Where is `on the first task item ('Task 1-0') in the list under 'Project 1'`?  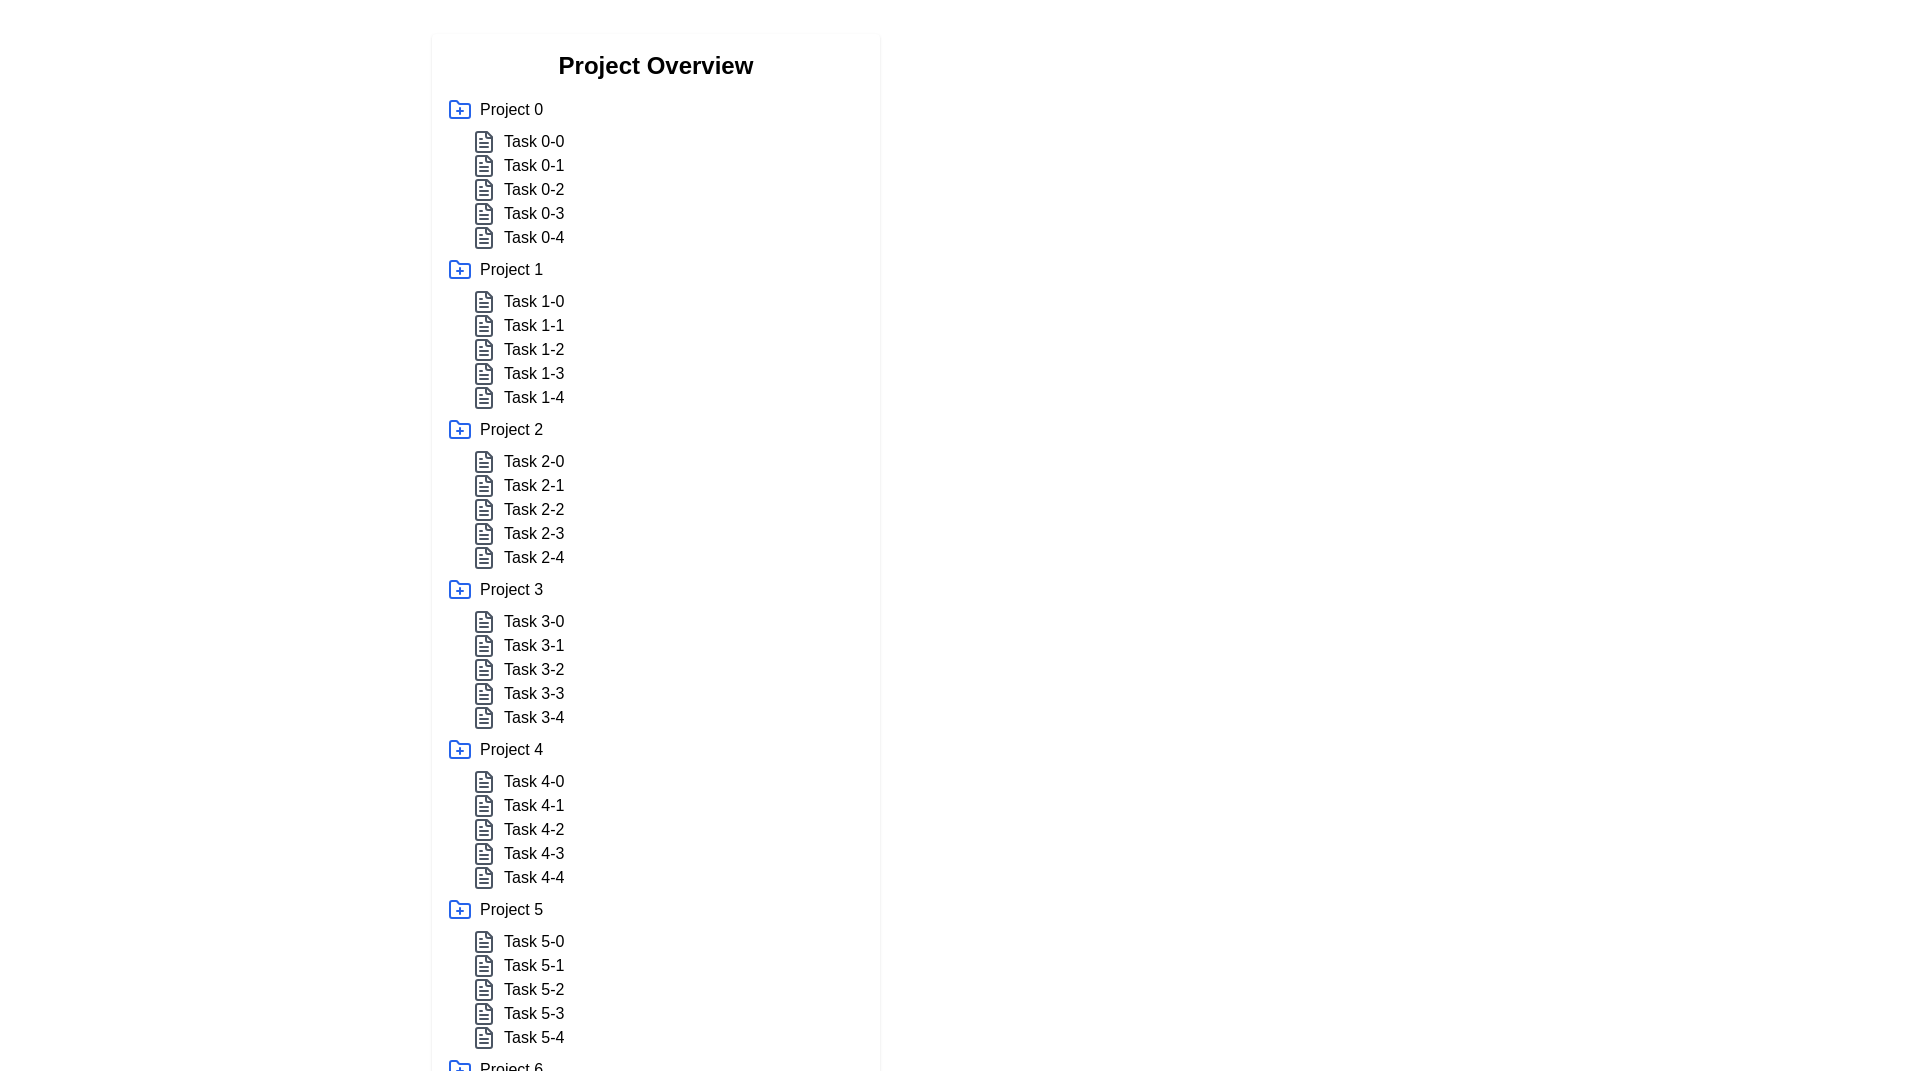 on the first task item ('Task 1-0') in the list under 'Project 1' is located at coordinates (667, 301).